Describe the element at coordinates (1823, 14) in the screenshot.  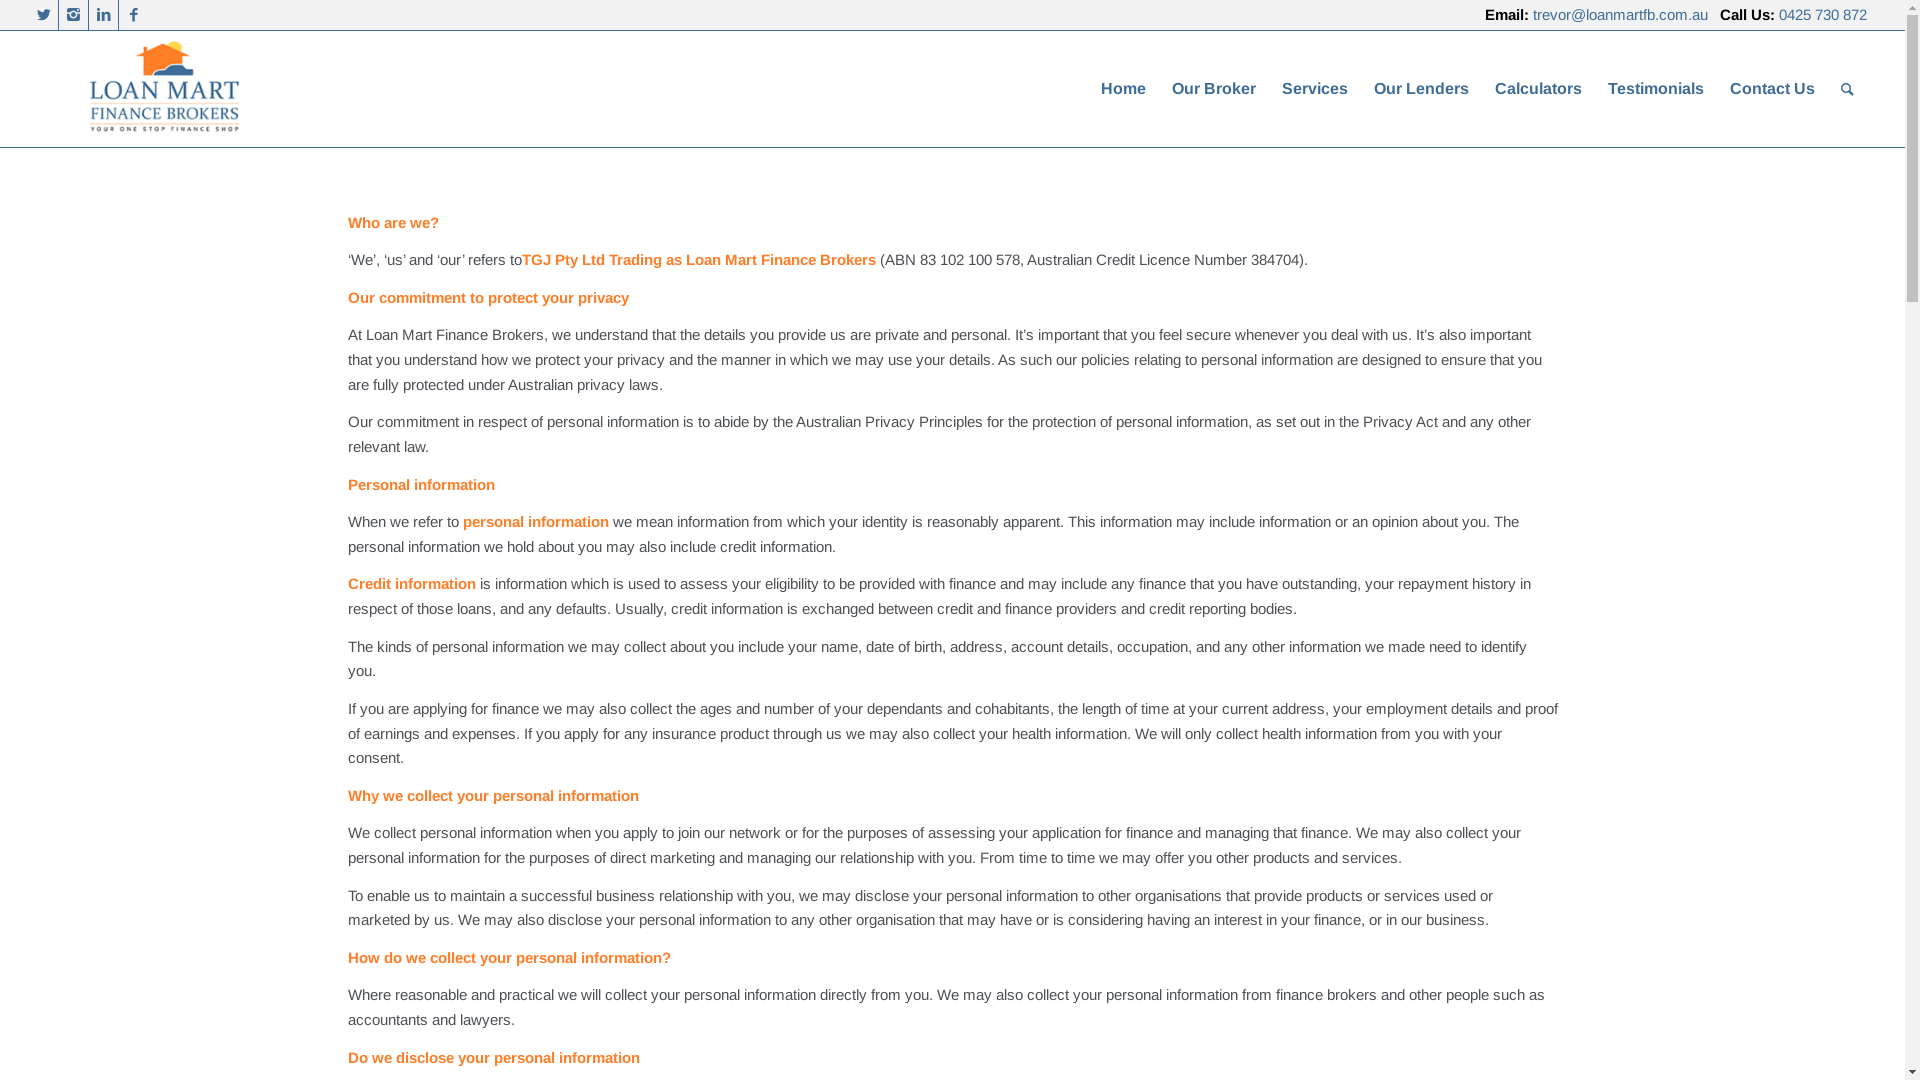
I see `'0425 730 872'` at that location.